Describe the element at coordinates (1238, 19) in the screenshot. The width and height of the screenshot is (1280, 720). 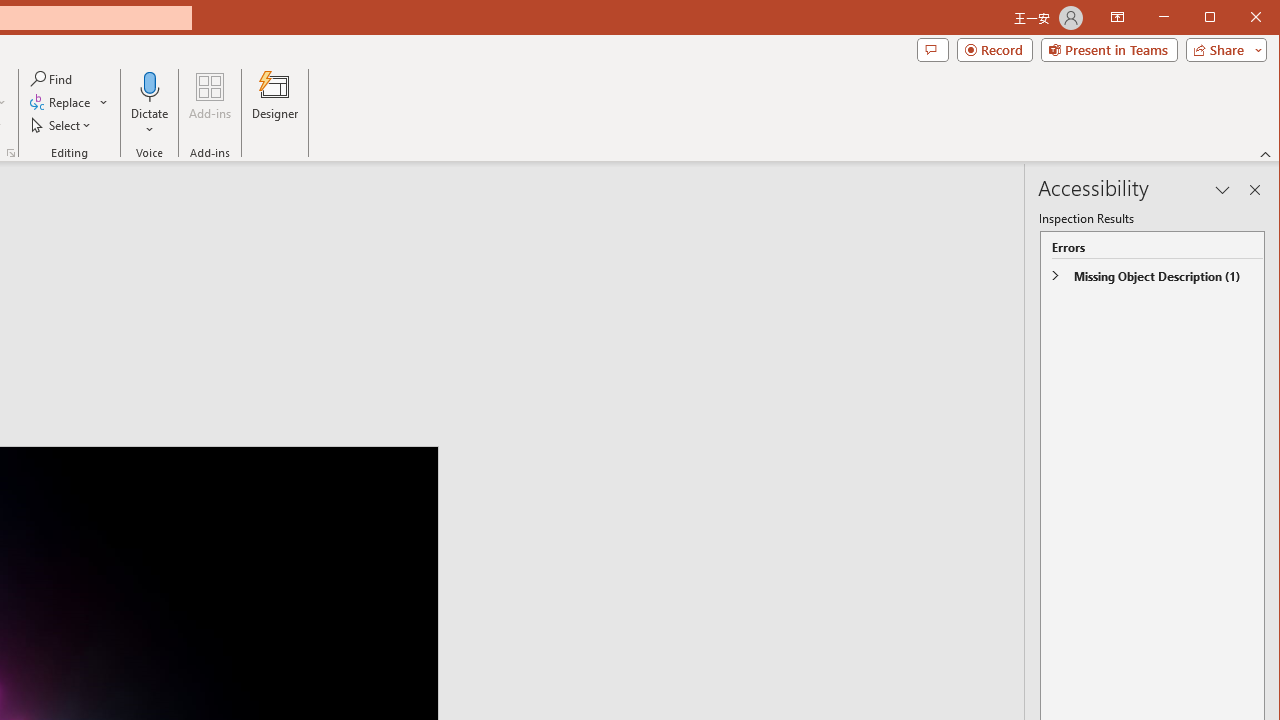
I see `'Maximize'` at that location.